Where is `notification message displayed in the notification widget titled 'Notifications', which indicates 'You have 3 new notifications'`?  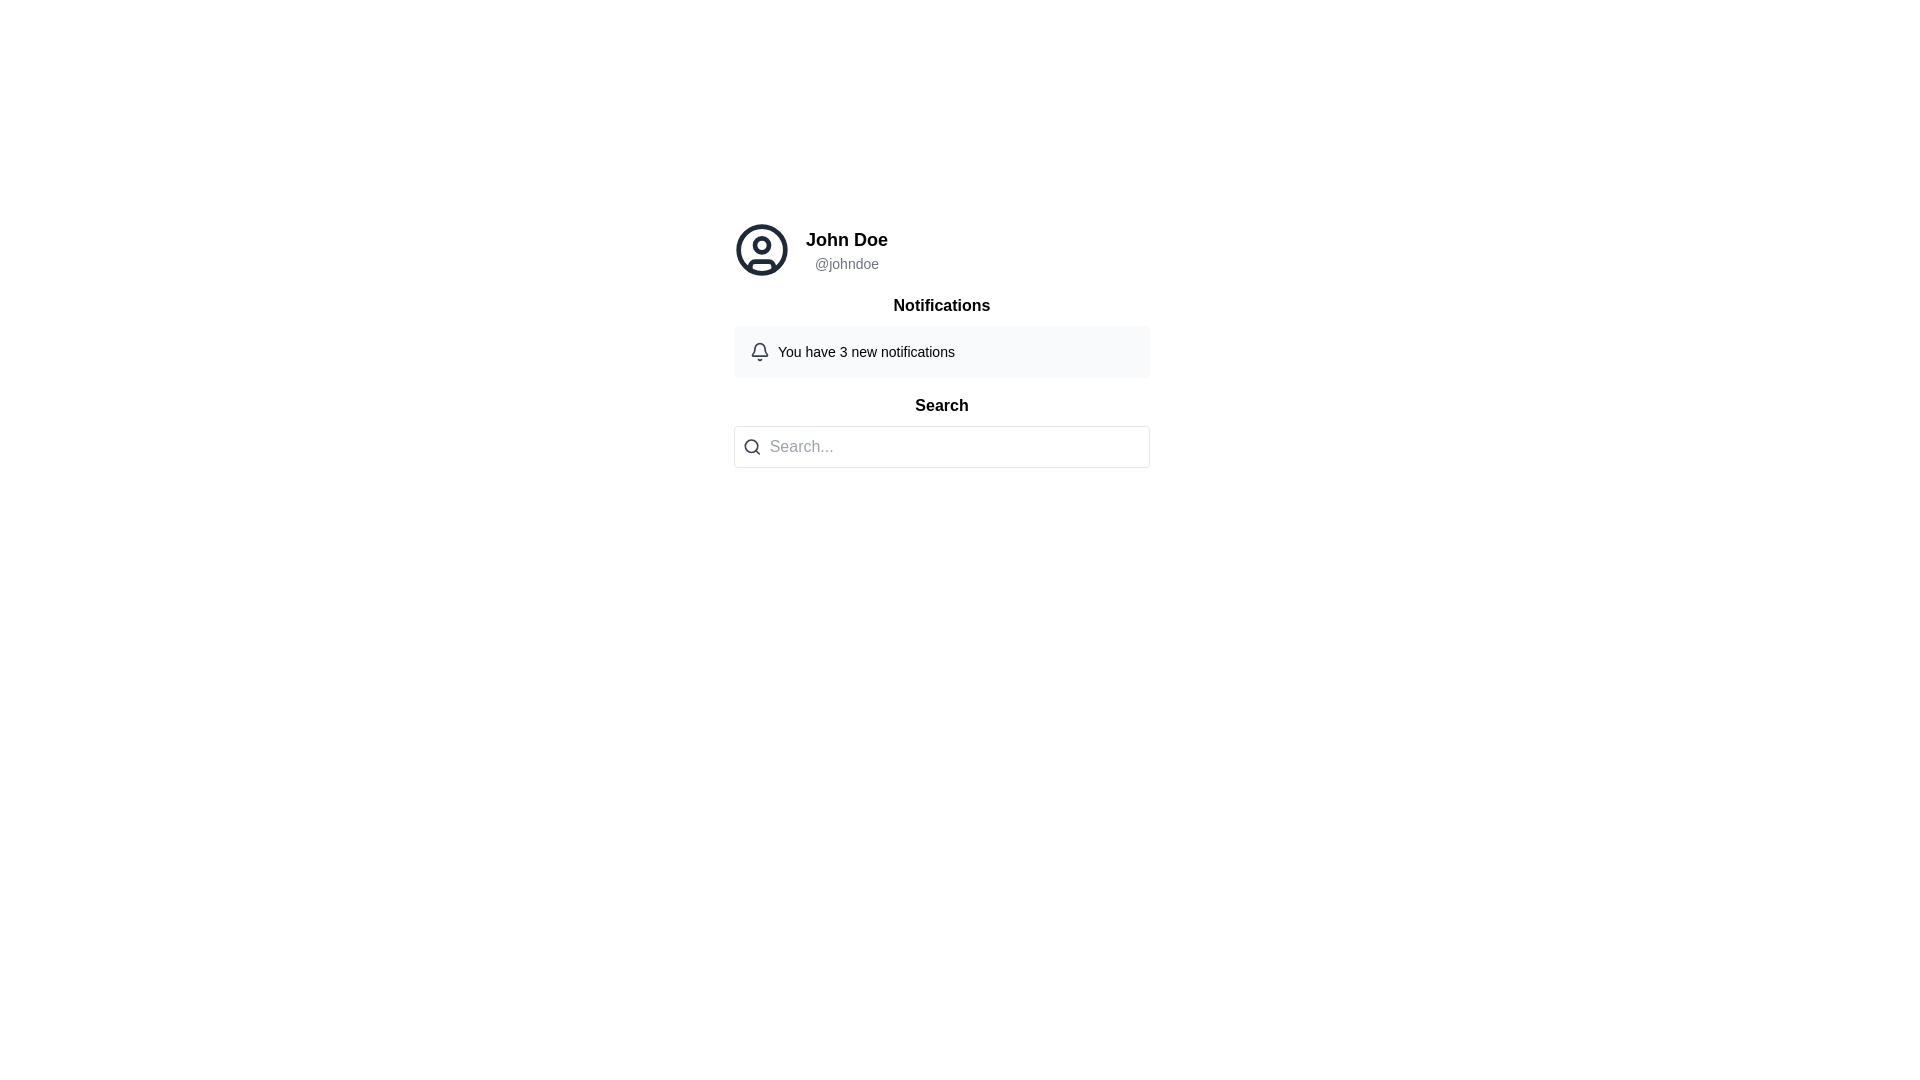 notification message displayed in the notification widget titled 'Notifications', which indicates 'You have 3 new notifications' is located at coordinates (940, 334).